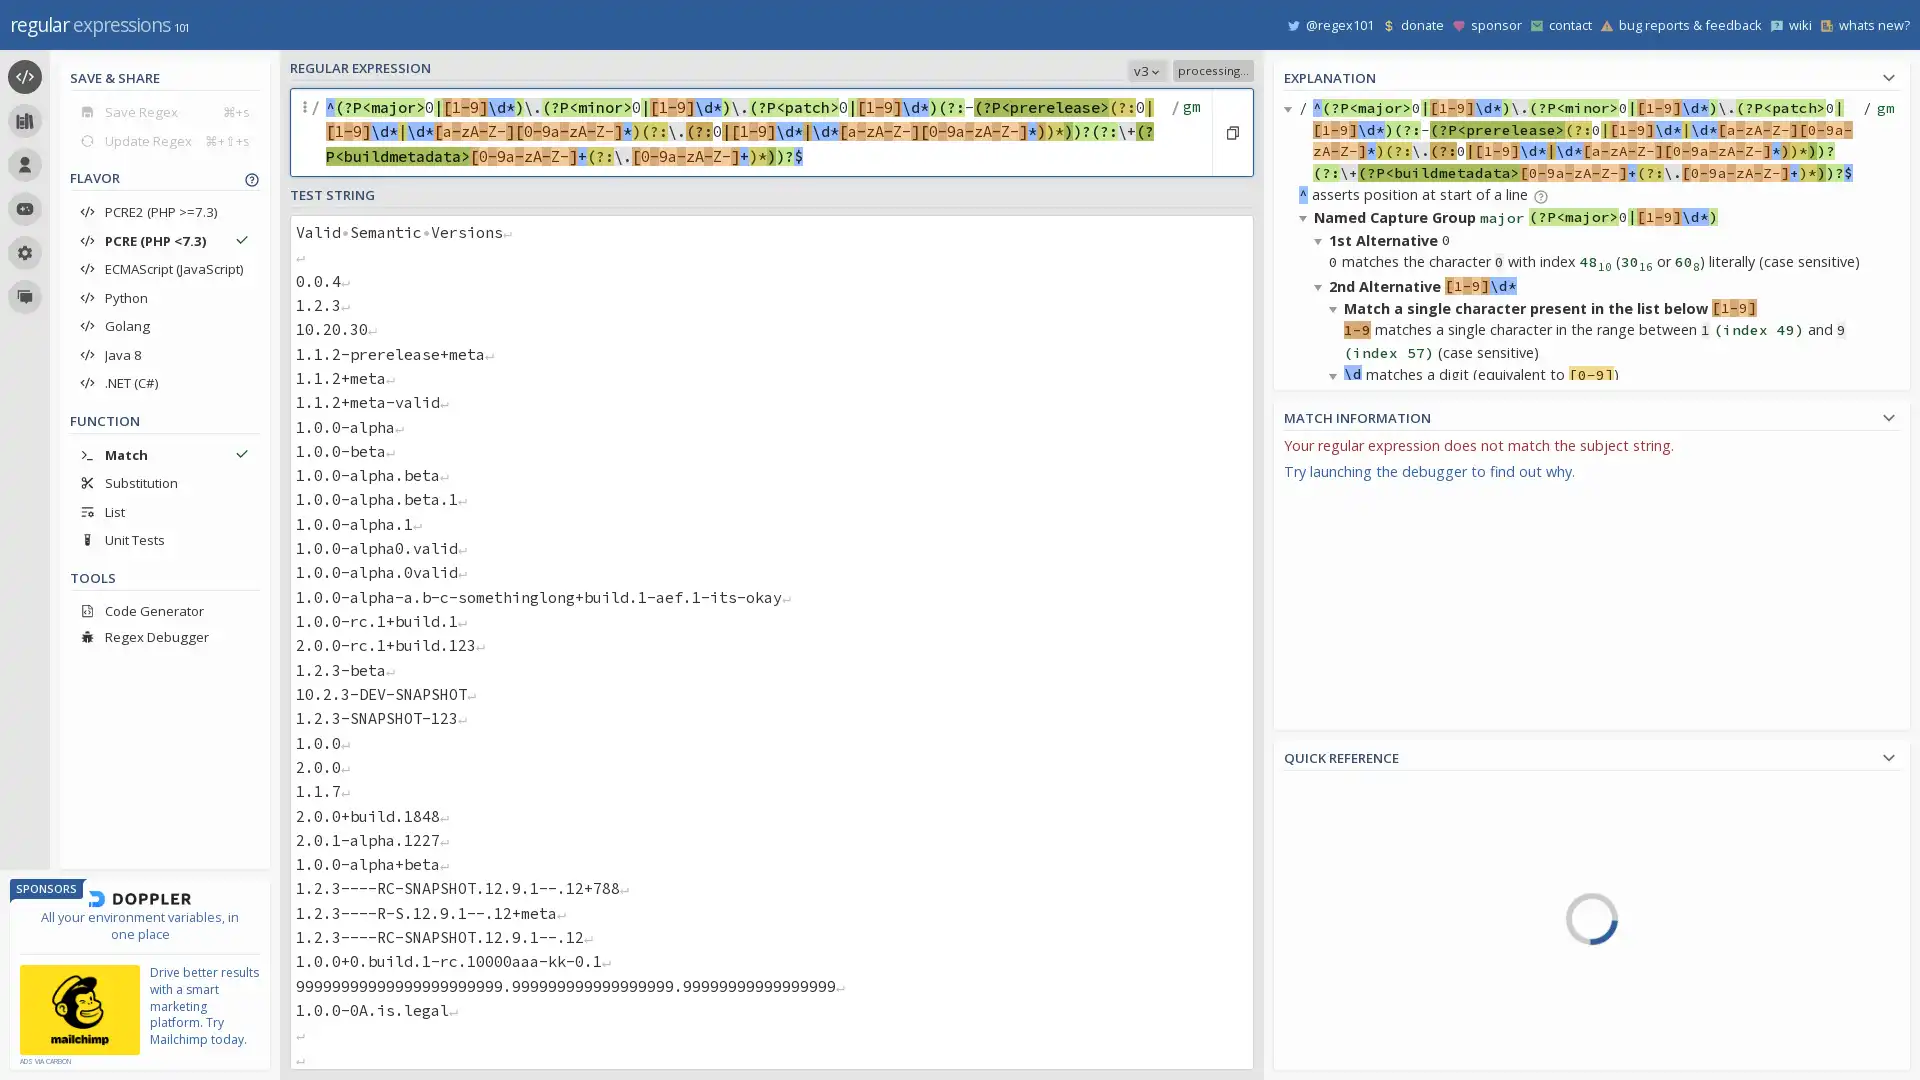  Describe the element at coordinates (1691, 1019) in the screenshot. I see `Any non-whitespace character \S` at that location.